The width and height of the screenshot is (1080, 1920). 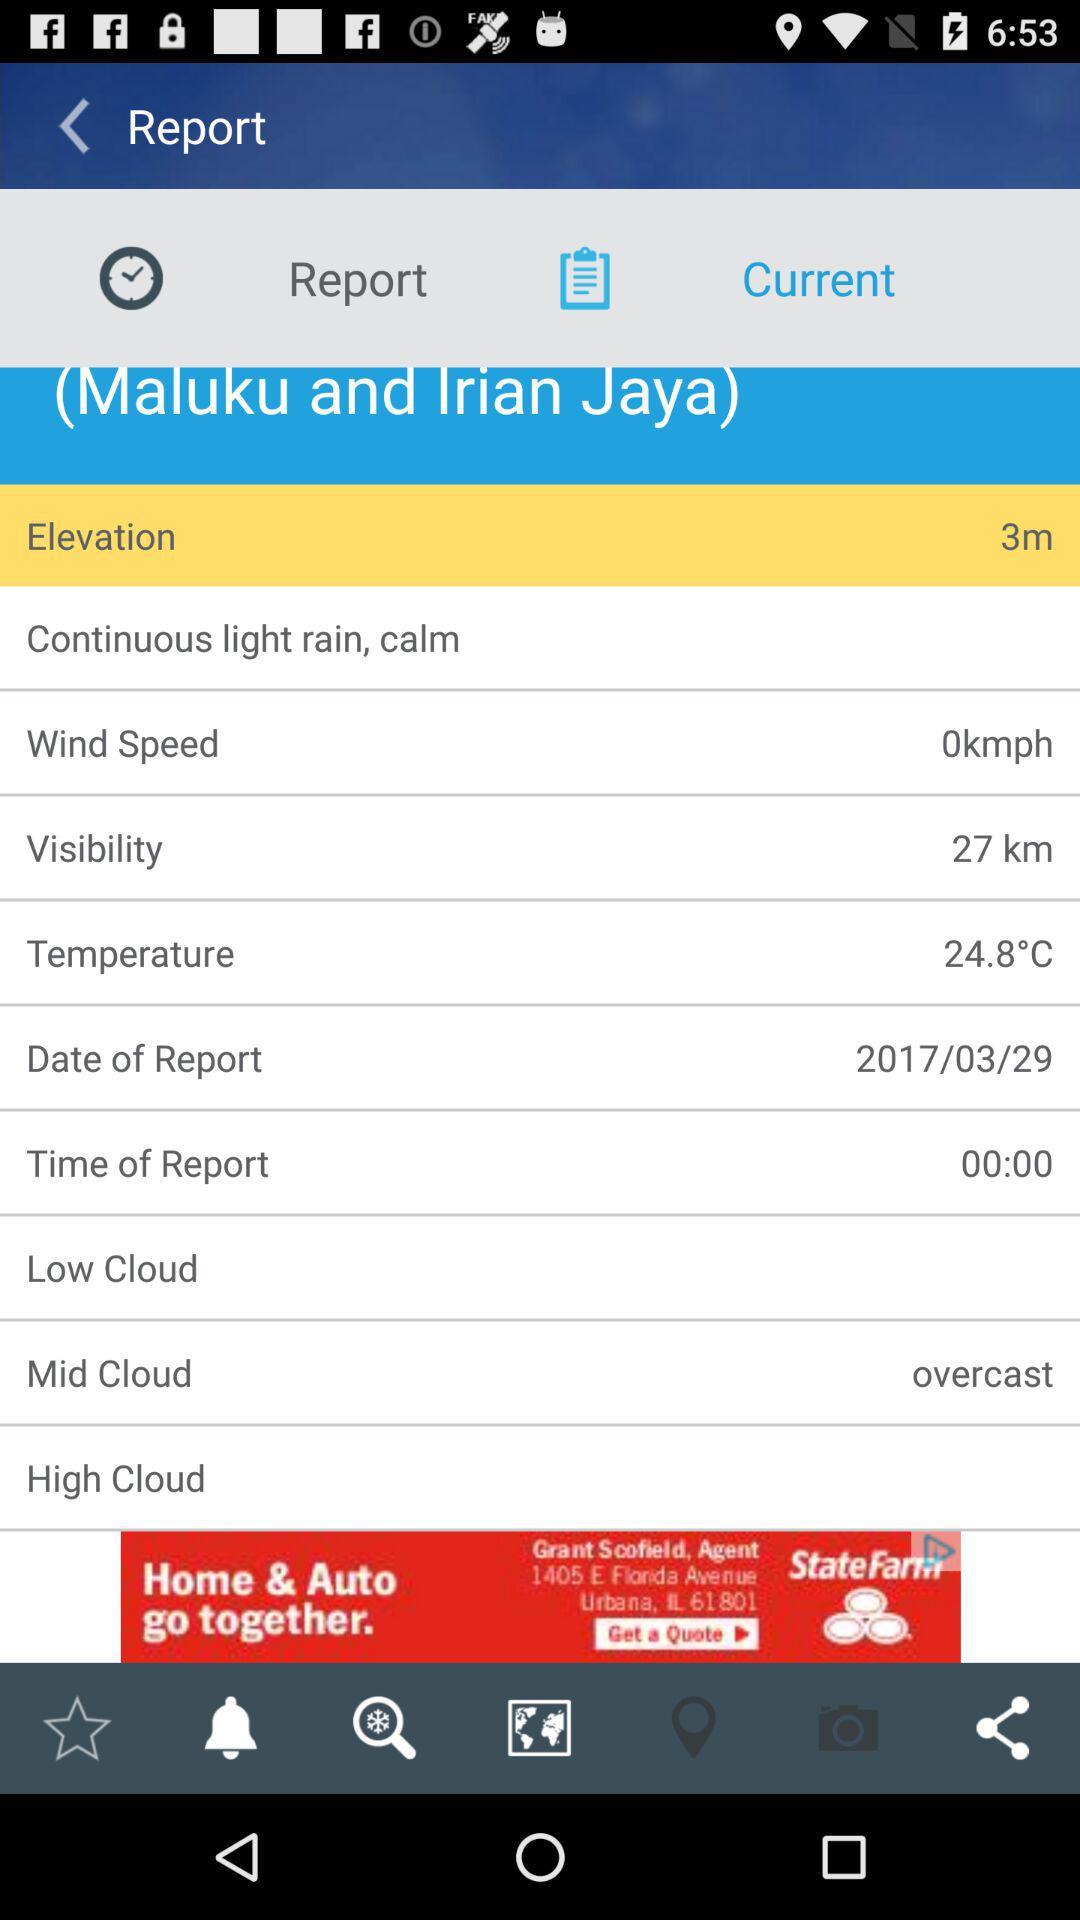 What do you see at coordinates (229, 1727) in the screenshot?
I see `notifications menu` at bounding box center [229, 1727].